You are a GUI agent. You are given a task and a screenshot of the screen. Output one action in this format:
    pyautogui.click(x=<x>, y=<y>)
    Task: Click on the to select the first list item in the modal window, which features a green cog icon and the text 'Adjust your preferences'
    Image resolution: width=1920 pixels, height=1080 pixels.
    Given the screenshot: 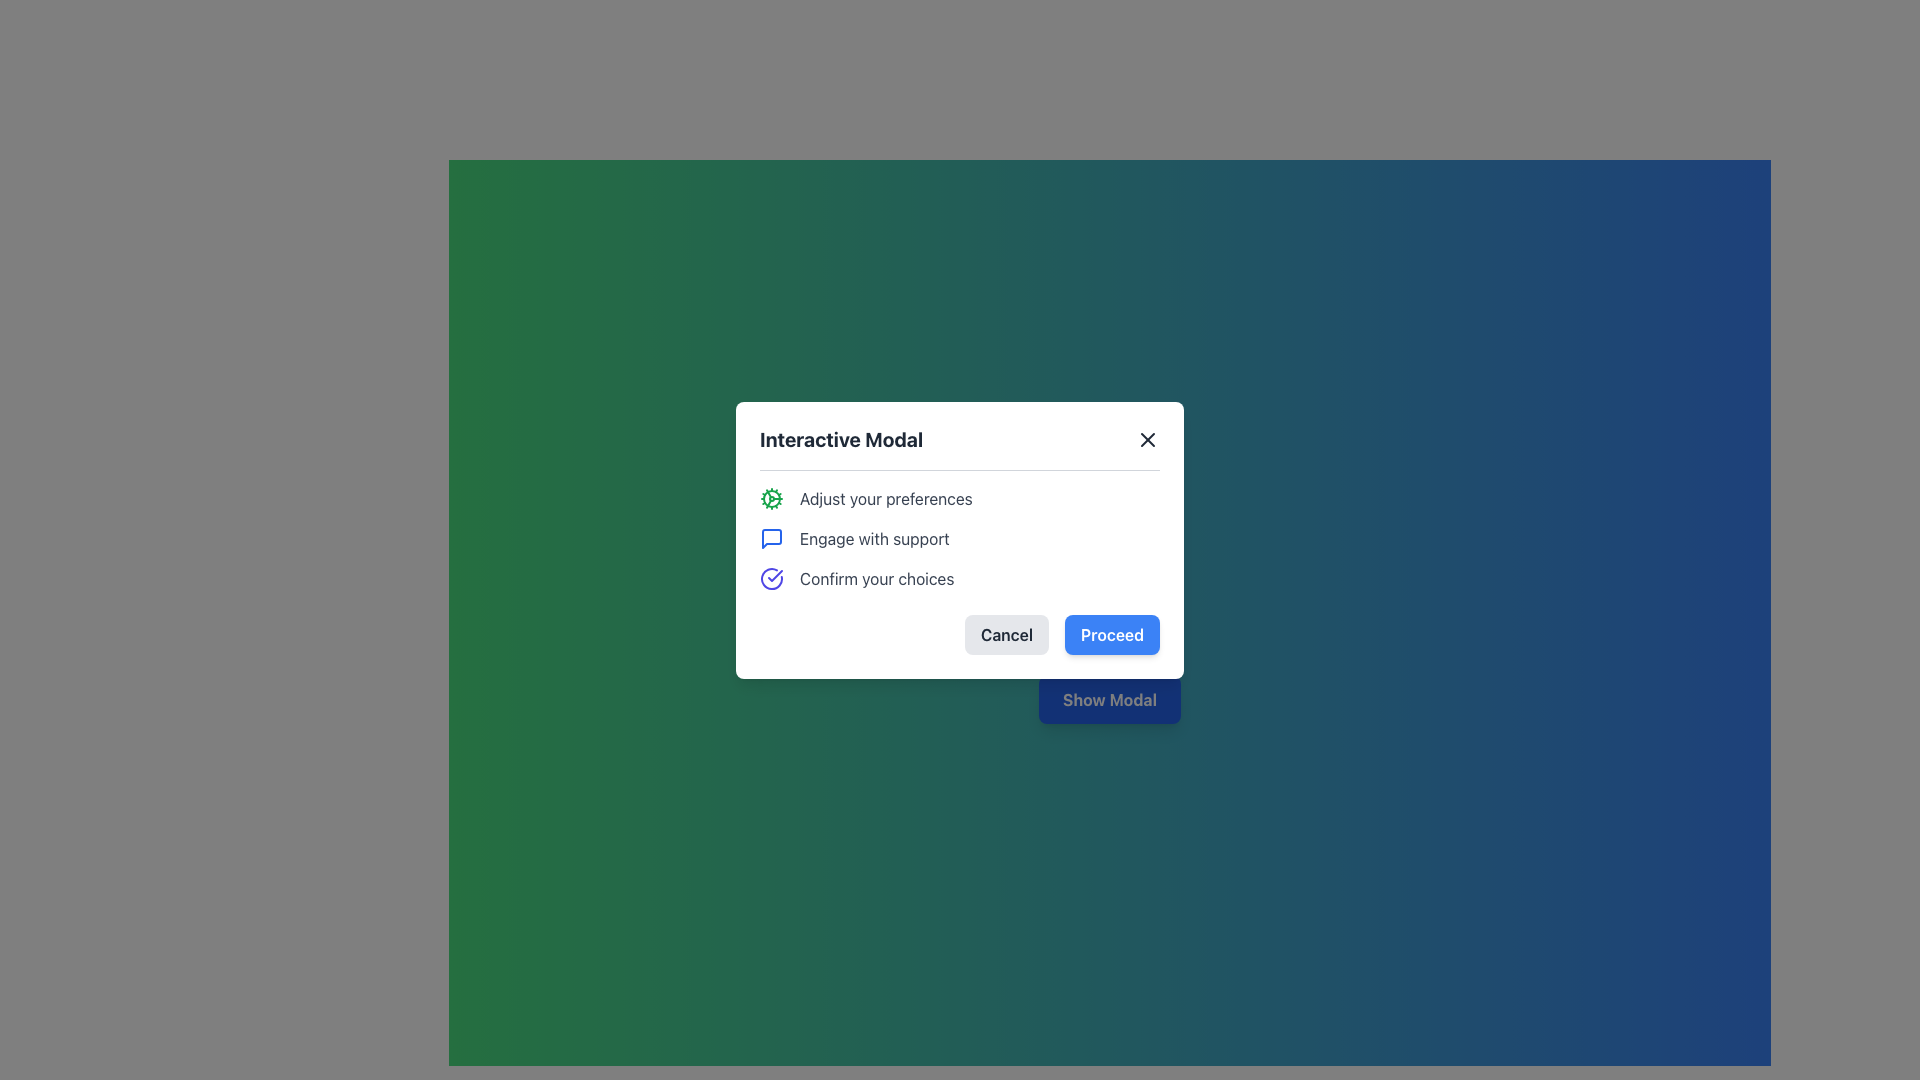 What is the action you would take?
    pyautogui.click(x=960, y=496)
    